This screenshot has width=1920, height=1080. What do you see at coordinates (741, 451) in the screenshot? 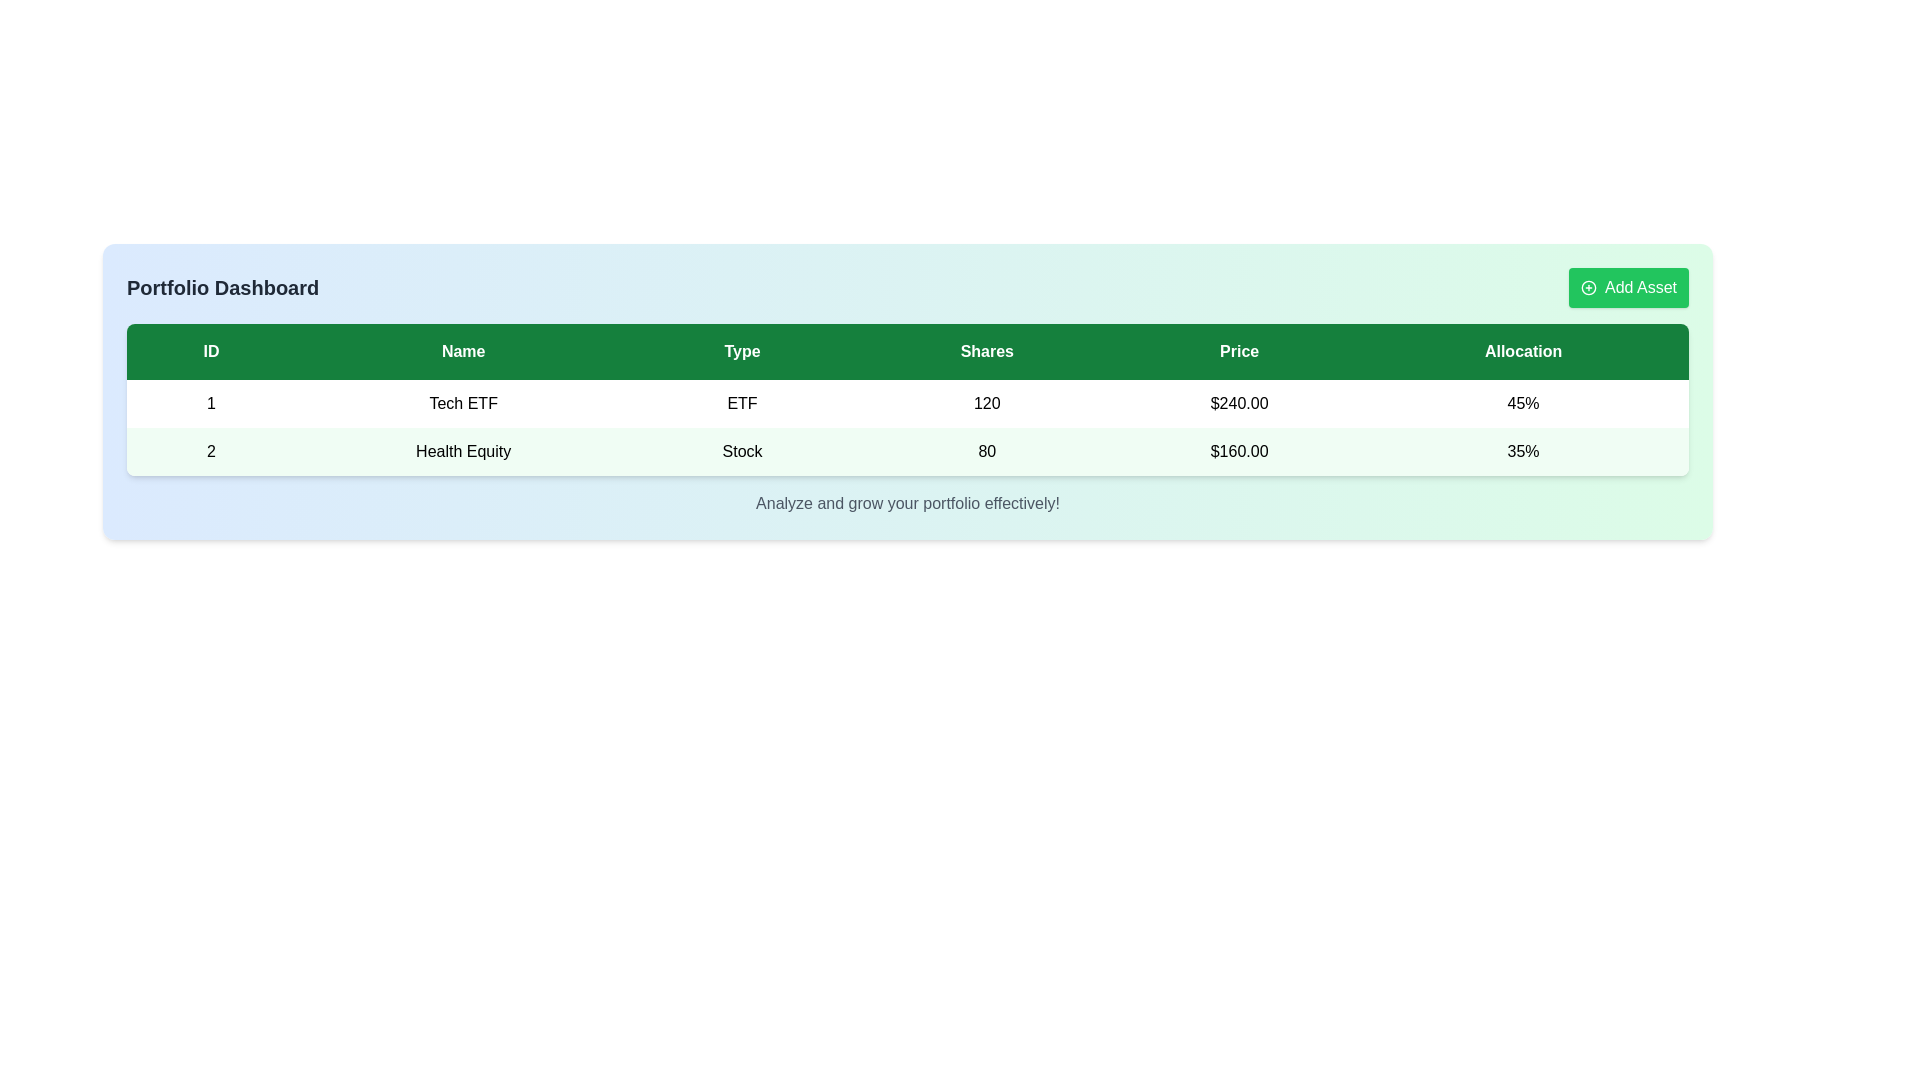
I see `text label indicating the type of the portfolio item located in the 'Type' column of the second row in the financial data table, which is to the right of 'Health Equity'` at bounding box center [741, 451].